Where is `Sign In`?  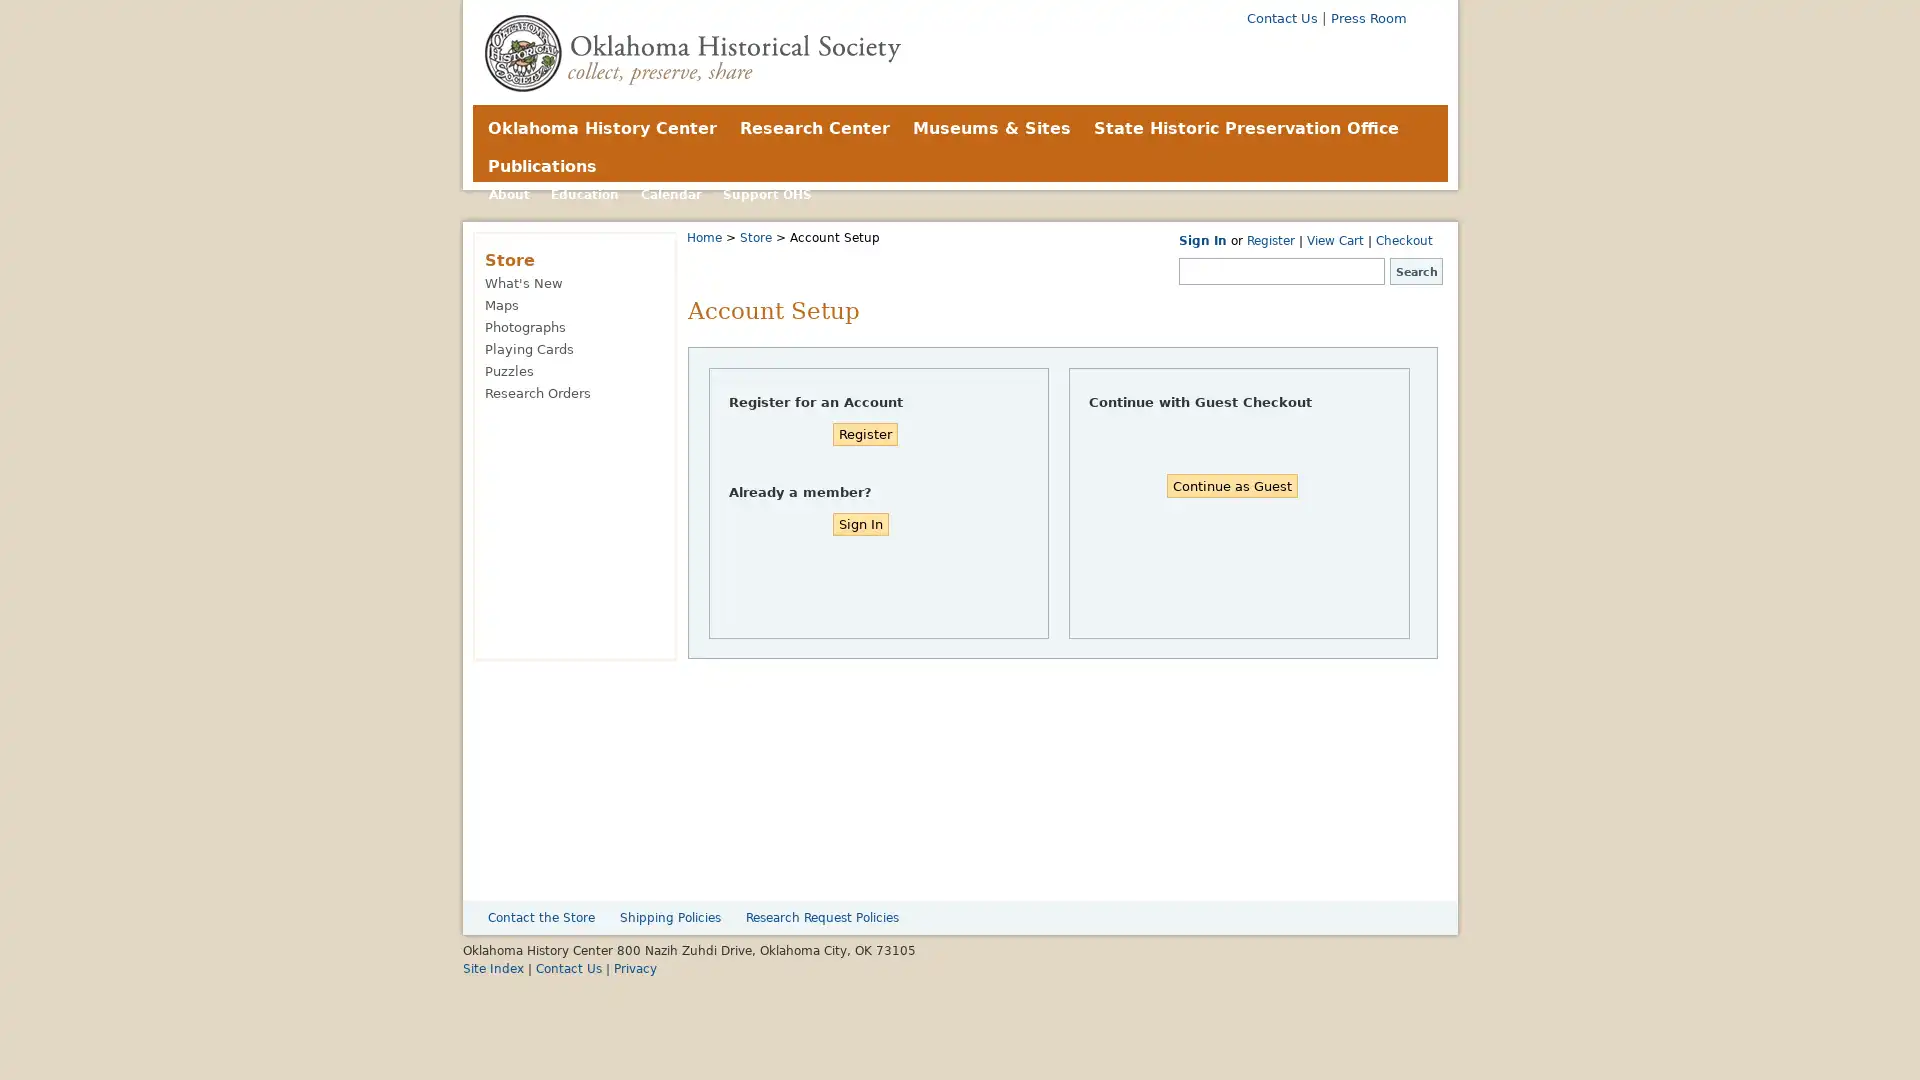 Sign In is located at coordinates (859, 523).